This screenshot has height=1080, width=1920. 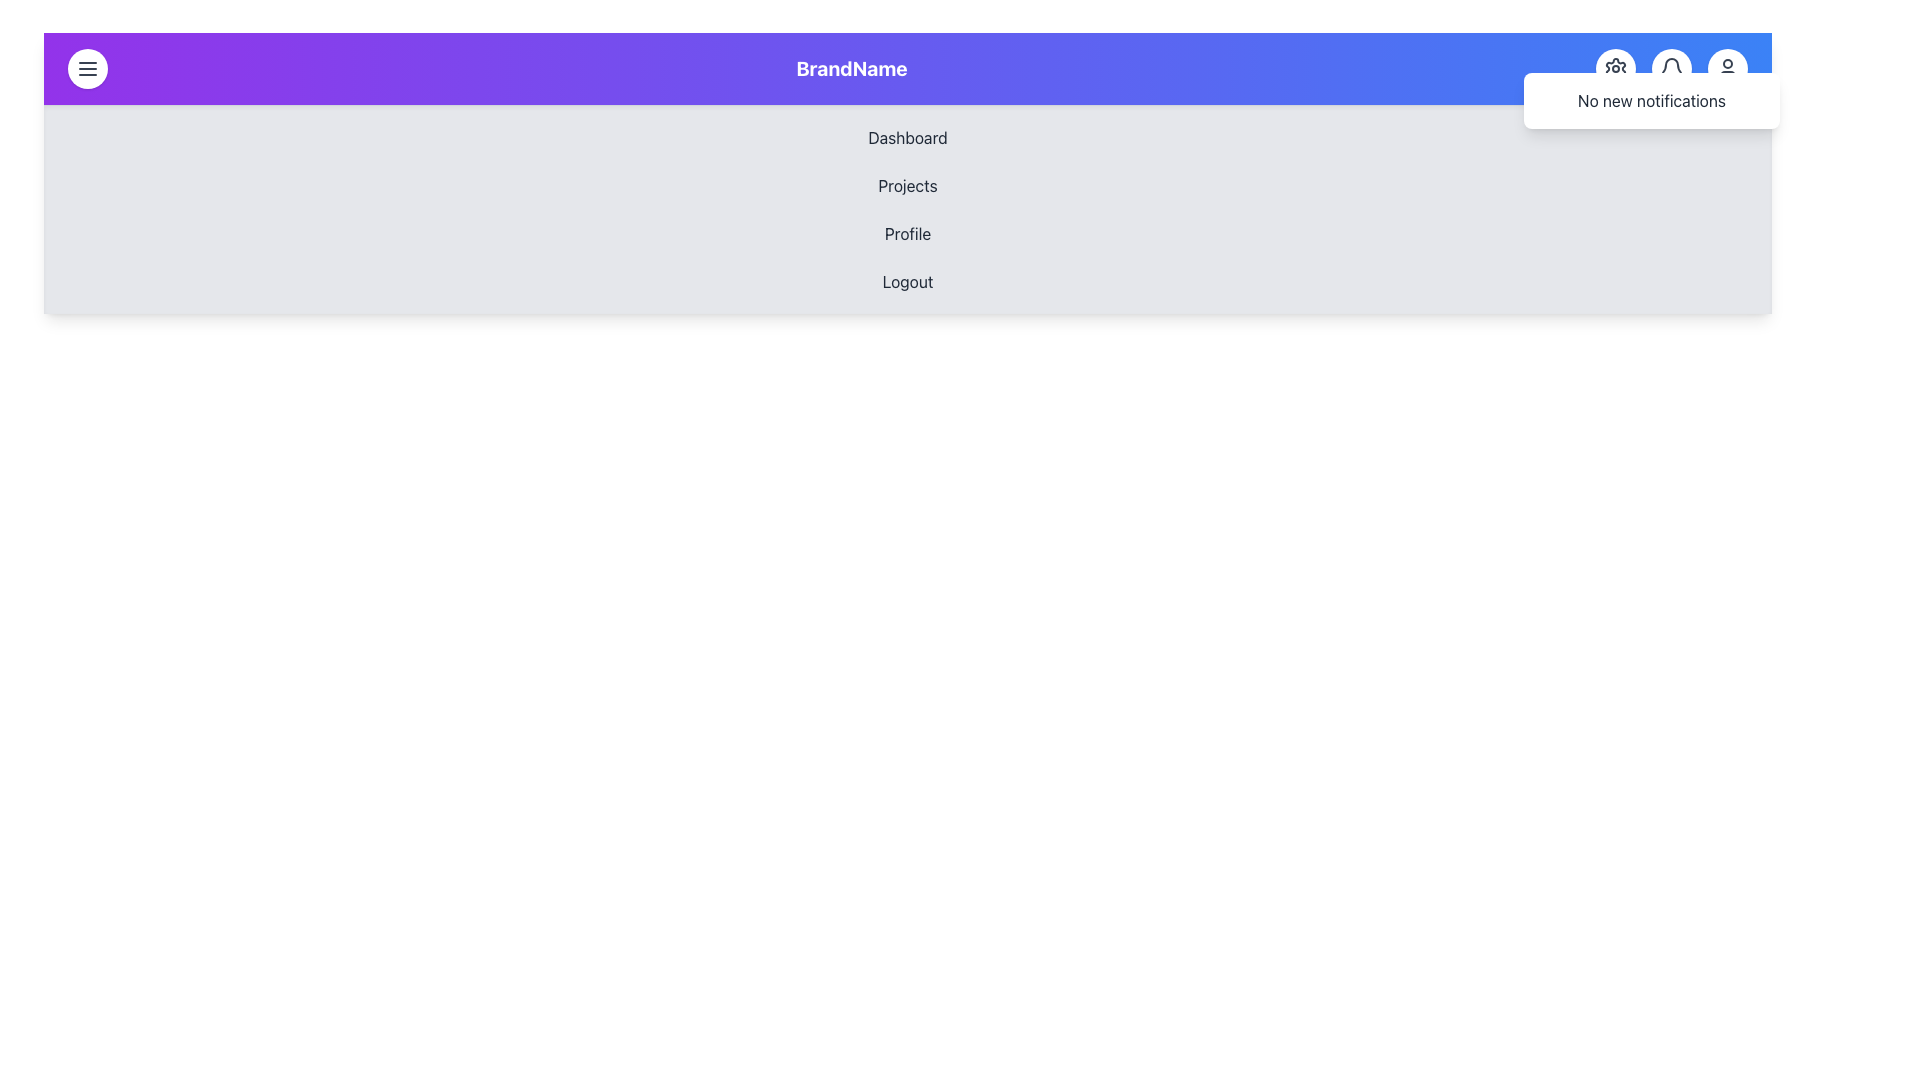 I want to click on the settings button located in the top-right corner of the interface, so click(x=1616, y=68).